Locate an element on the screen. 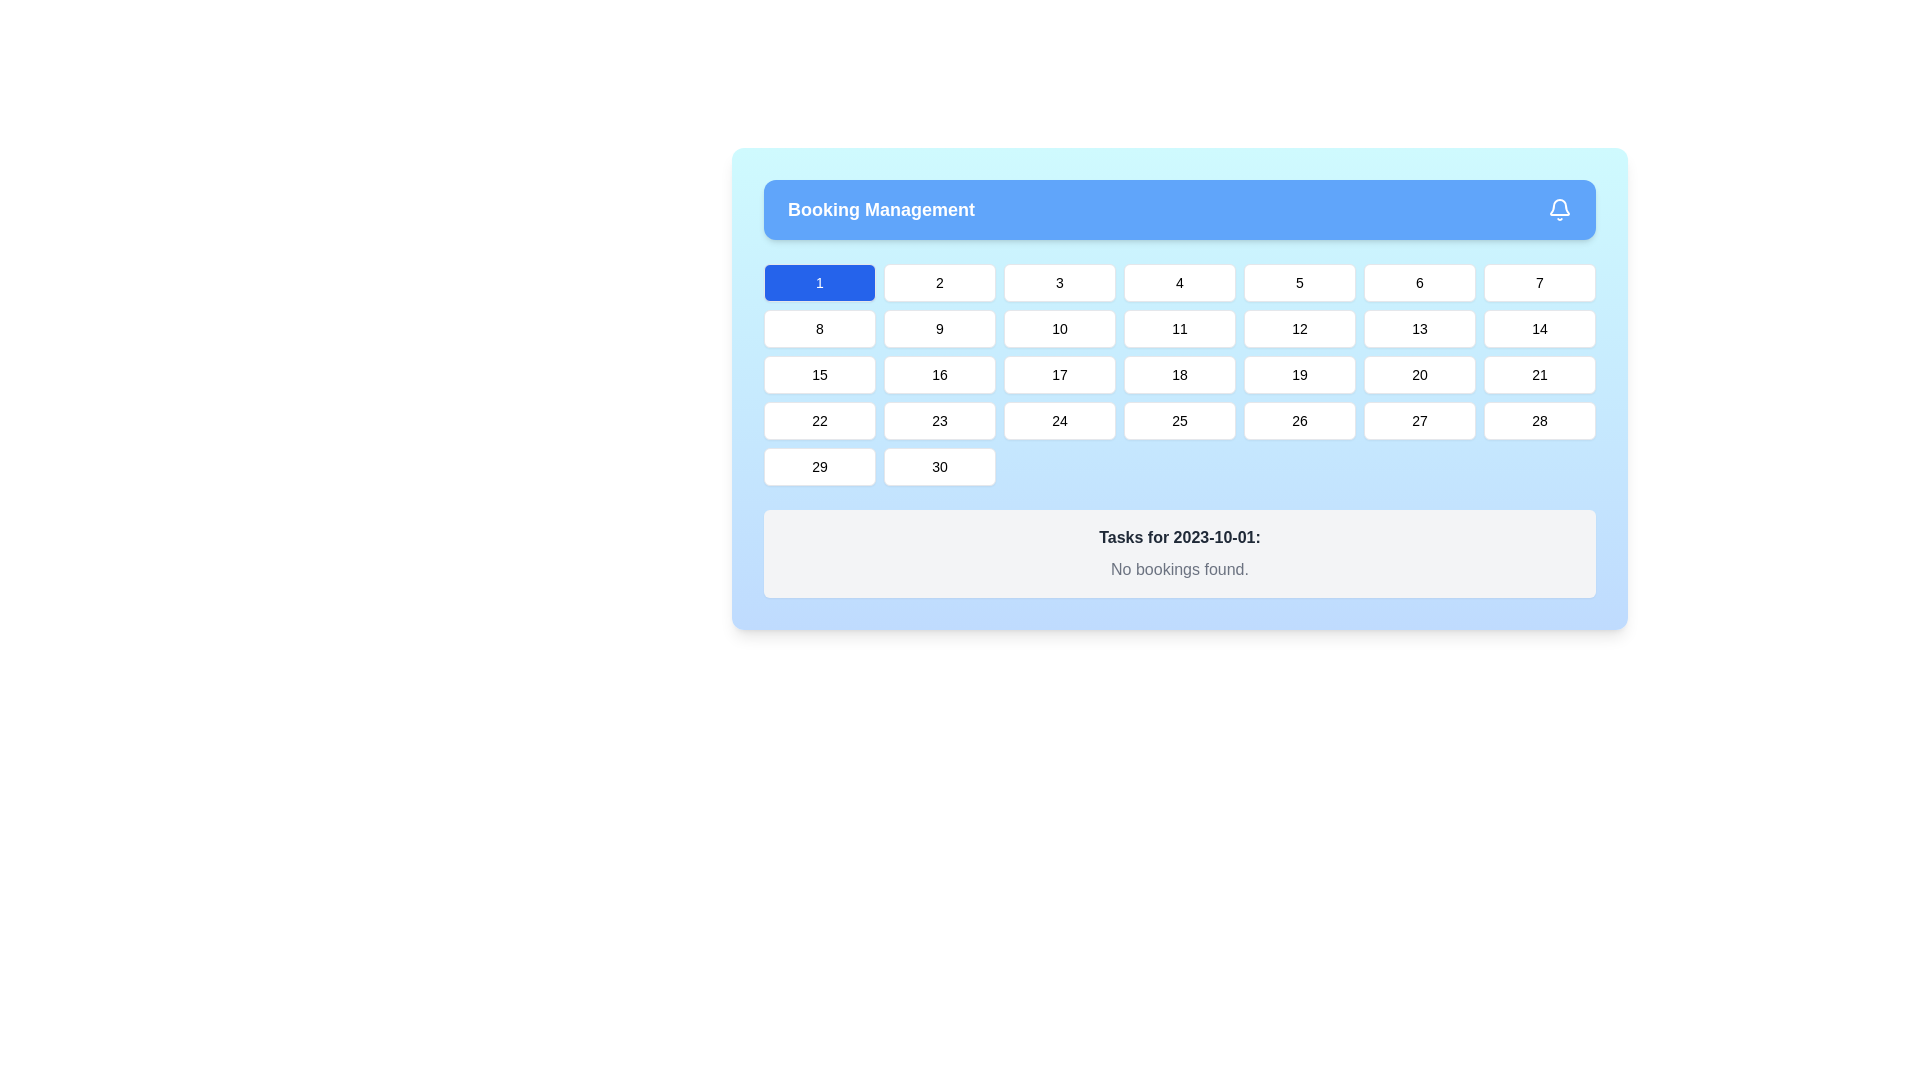  the rounded rectangular button with a white background and the number '3' centered within it is located at coordinates (1059, 282).